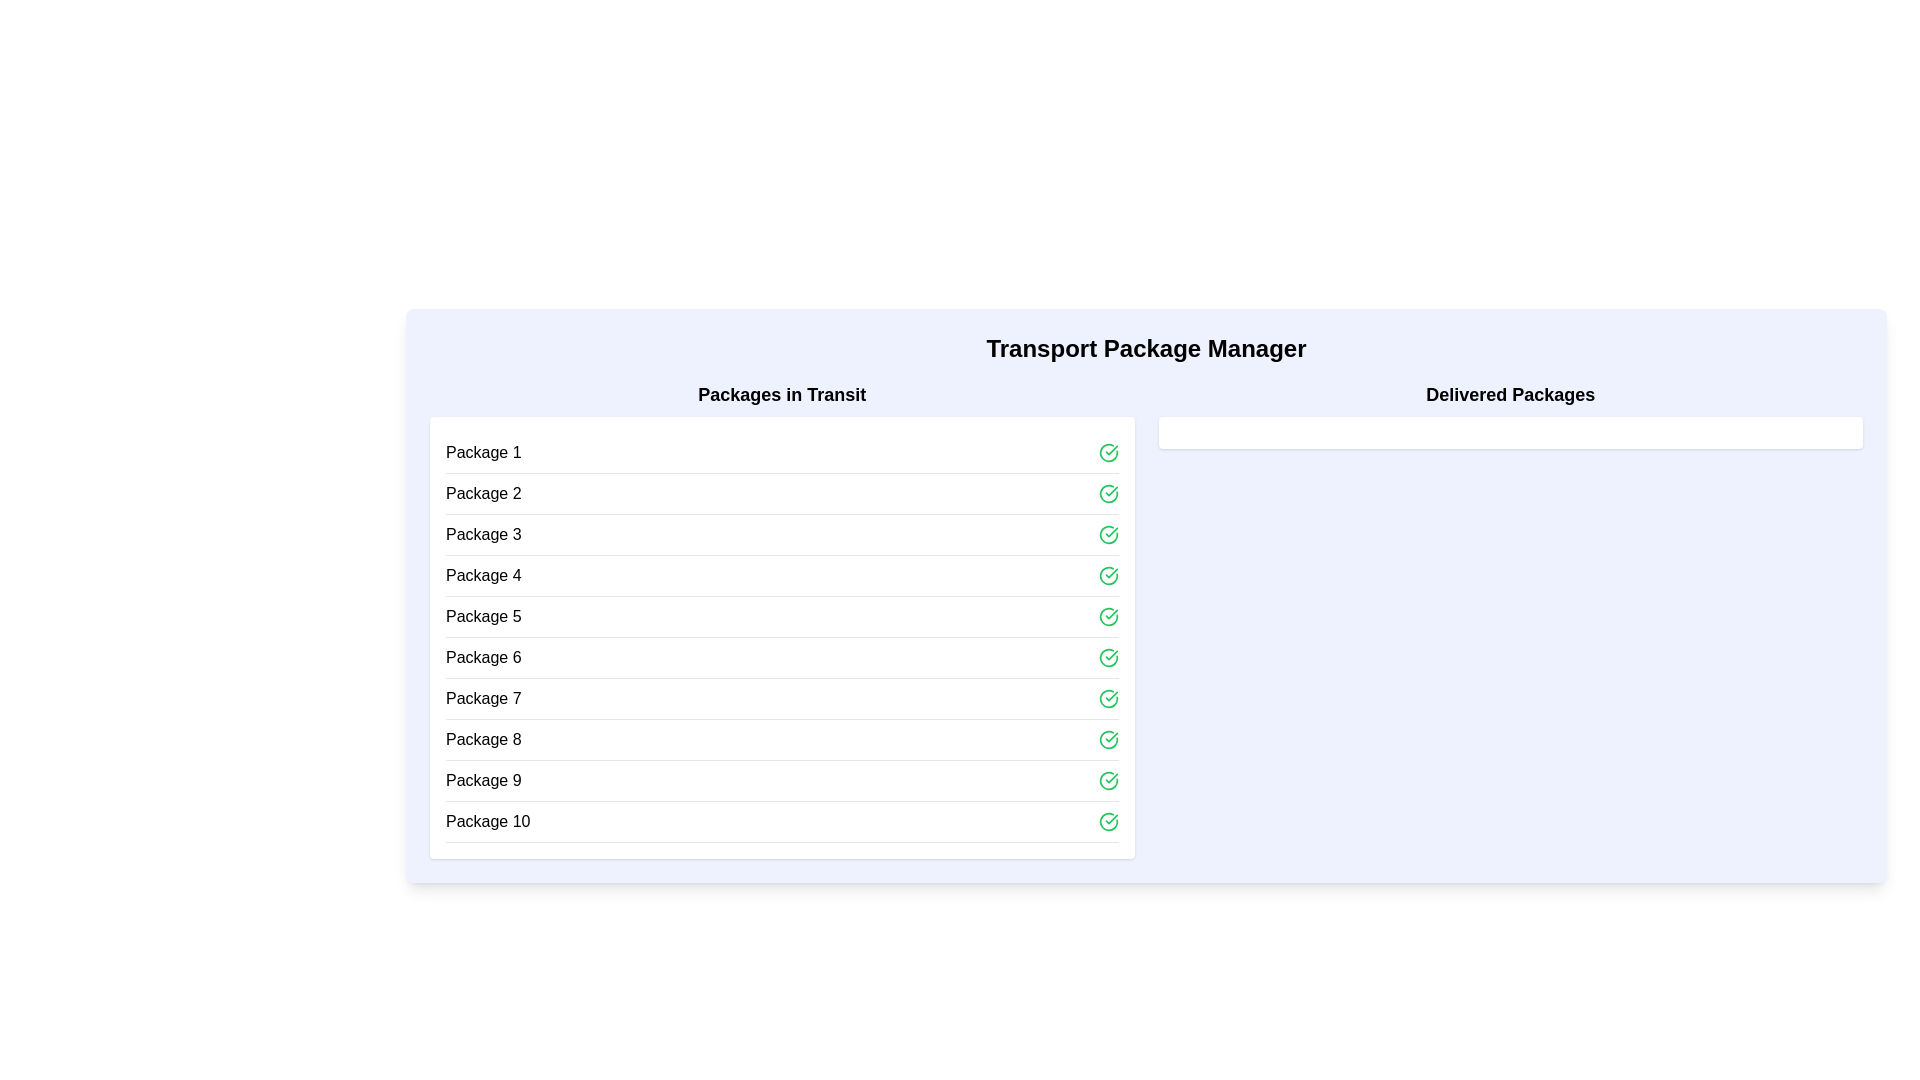 The height and width of the screenshot is (1080, 1920). I want to click on the green checkmark icon indicating a successful status in the 'Package 6' row, so click(1107, 658).